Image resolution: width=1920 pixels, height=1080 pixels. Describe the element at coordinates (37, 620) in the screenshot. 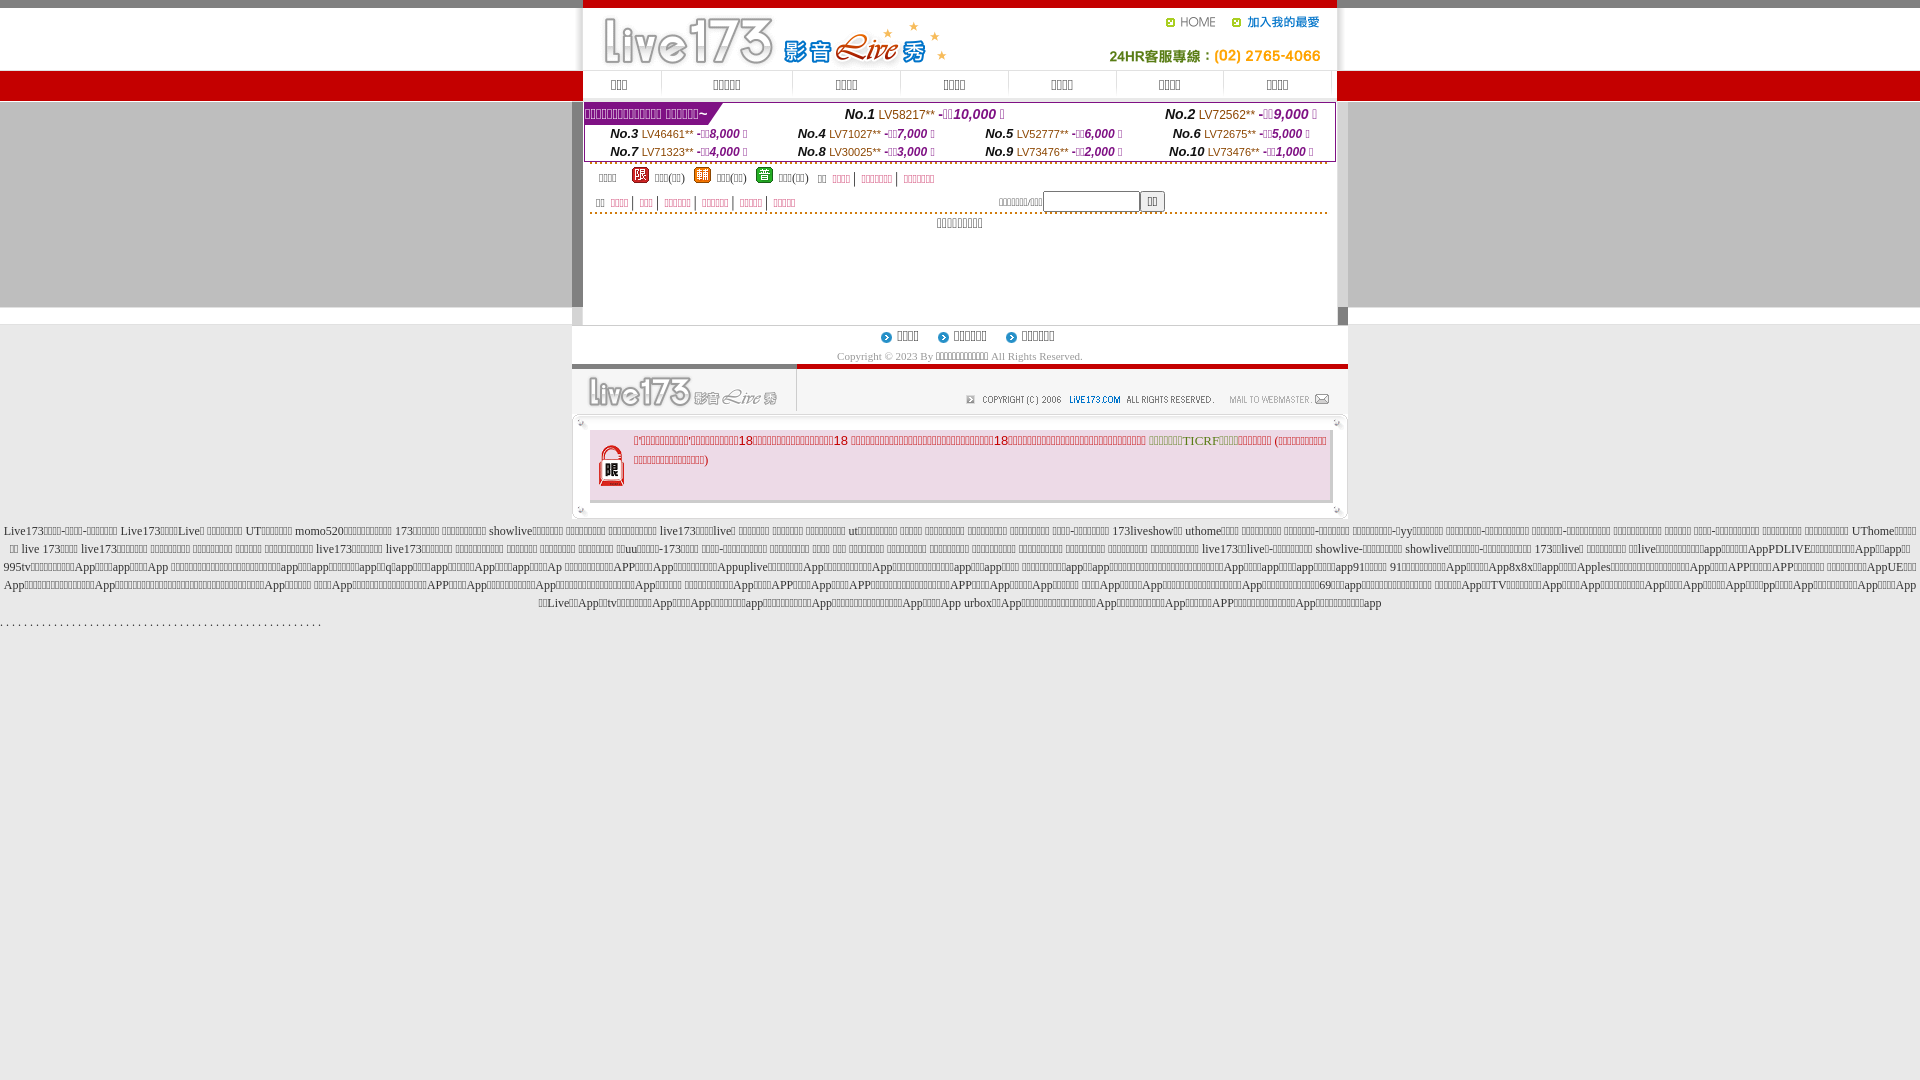

I see `'.'` at that location.